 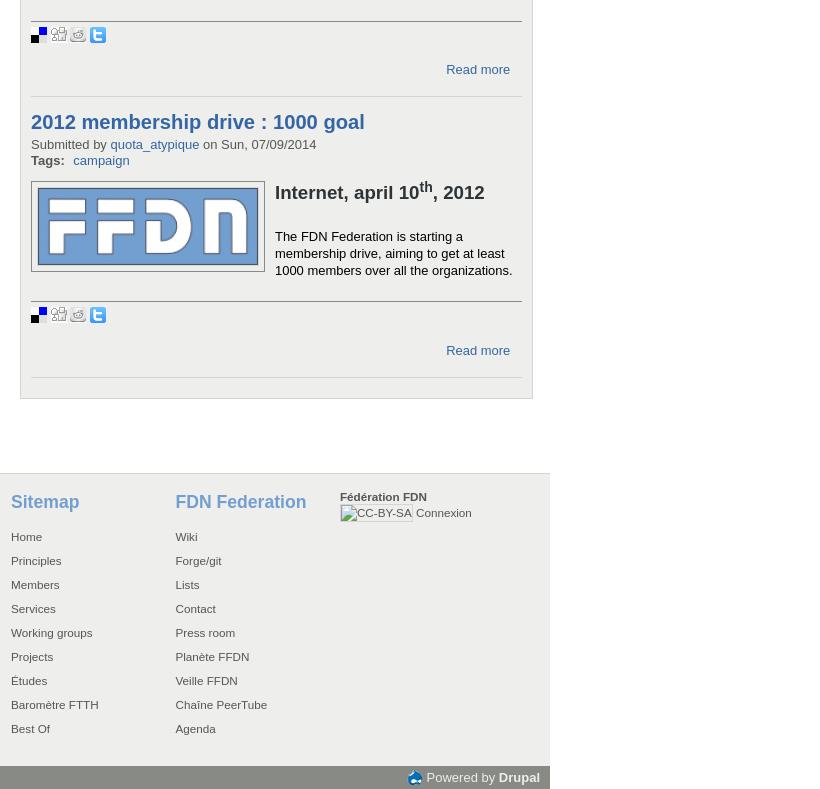 I want to click on 'Principles', so click(x=9, y=559).